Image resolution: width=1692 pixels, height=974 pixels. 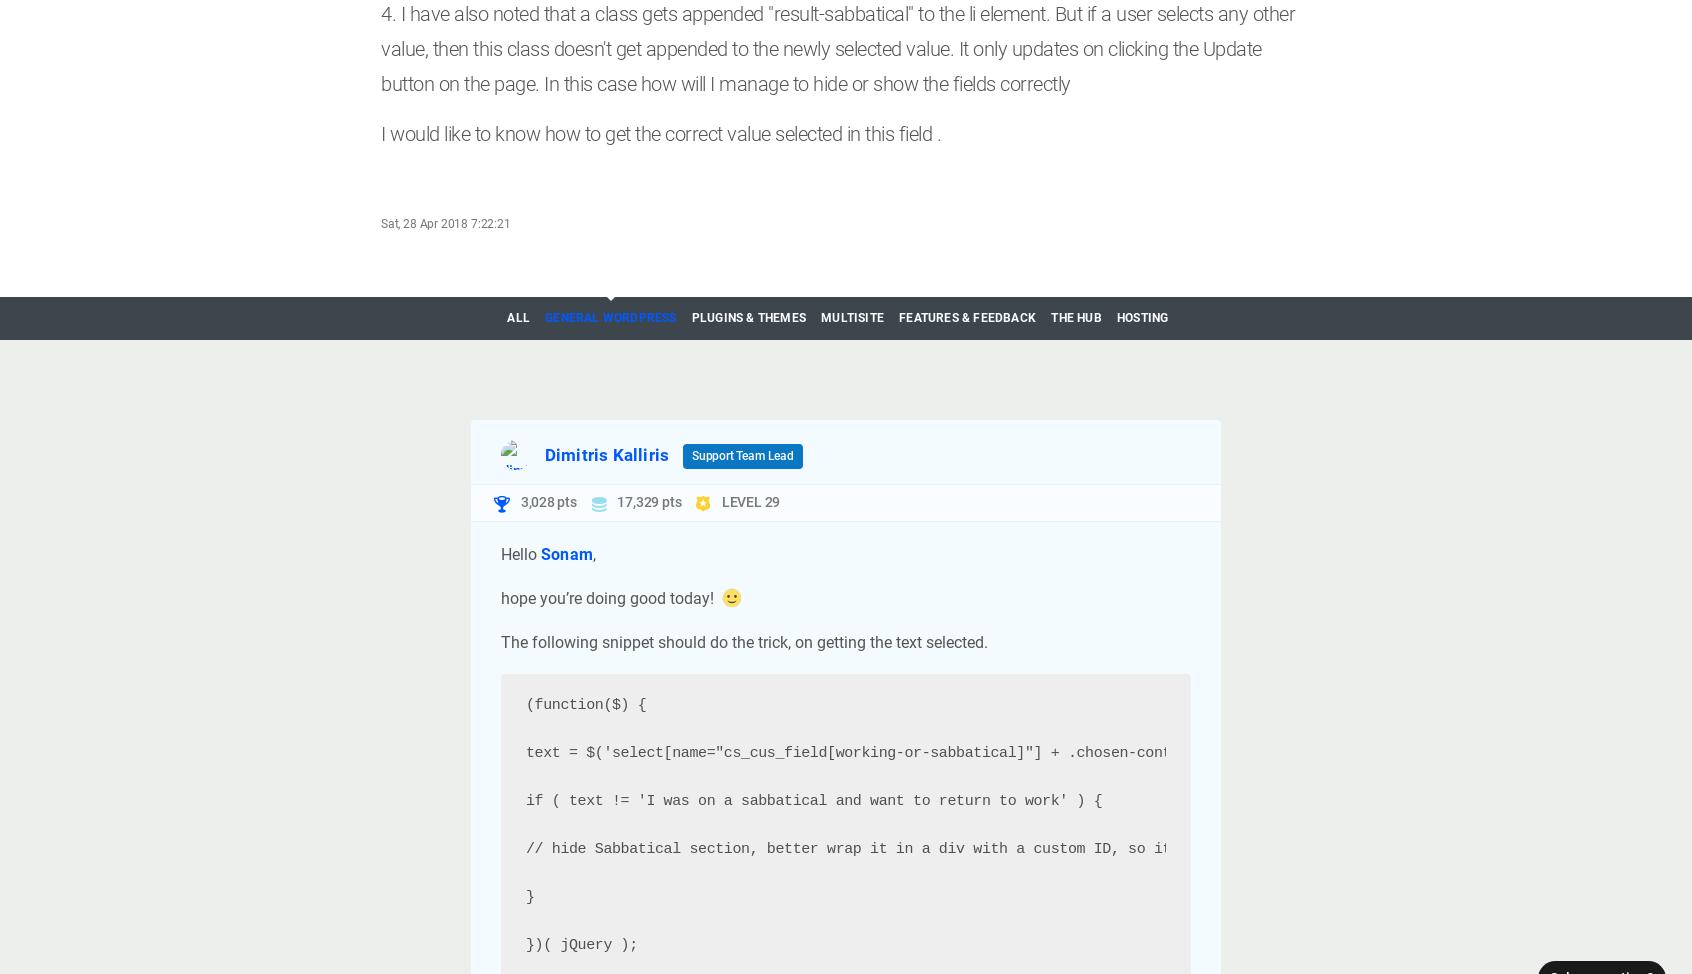 What do you see at coordinates (609, 316) in the screenshot?
I see `'General WordPress'` at bounding box center [609, 316].